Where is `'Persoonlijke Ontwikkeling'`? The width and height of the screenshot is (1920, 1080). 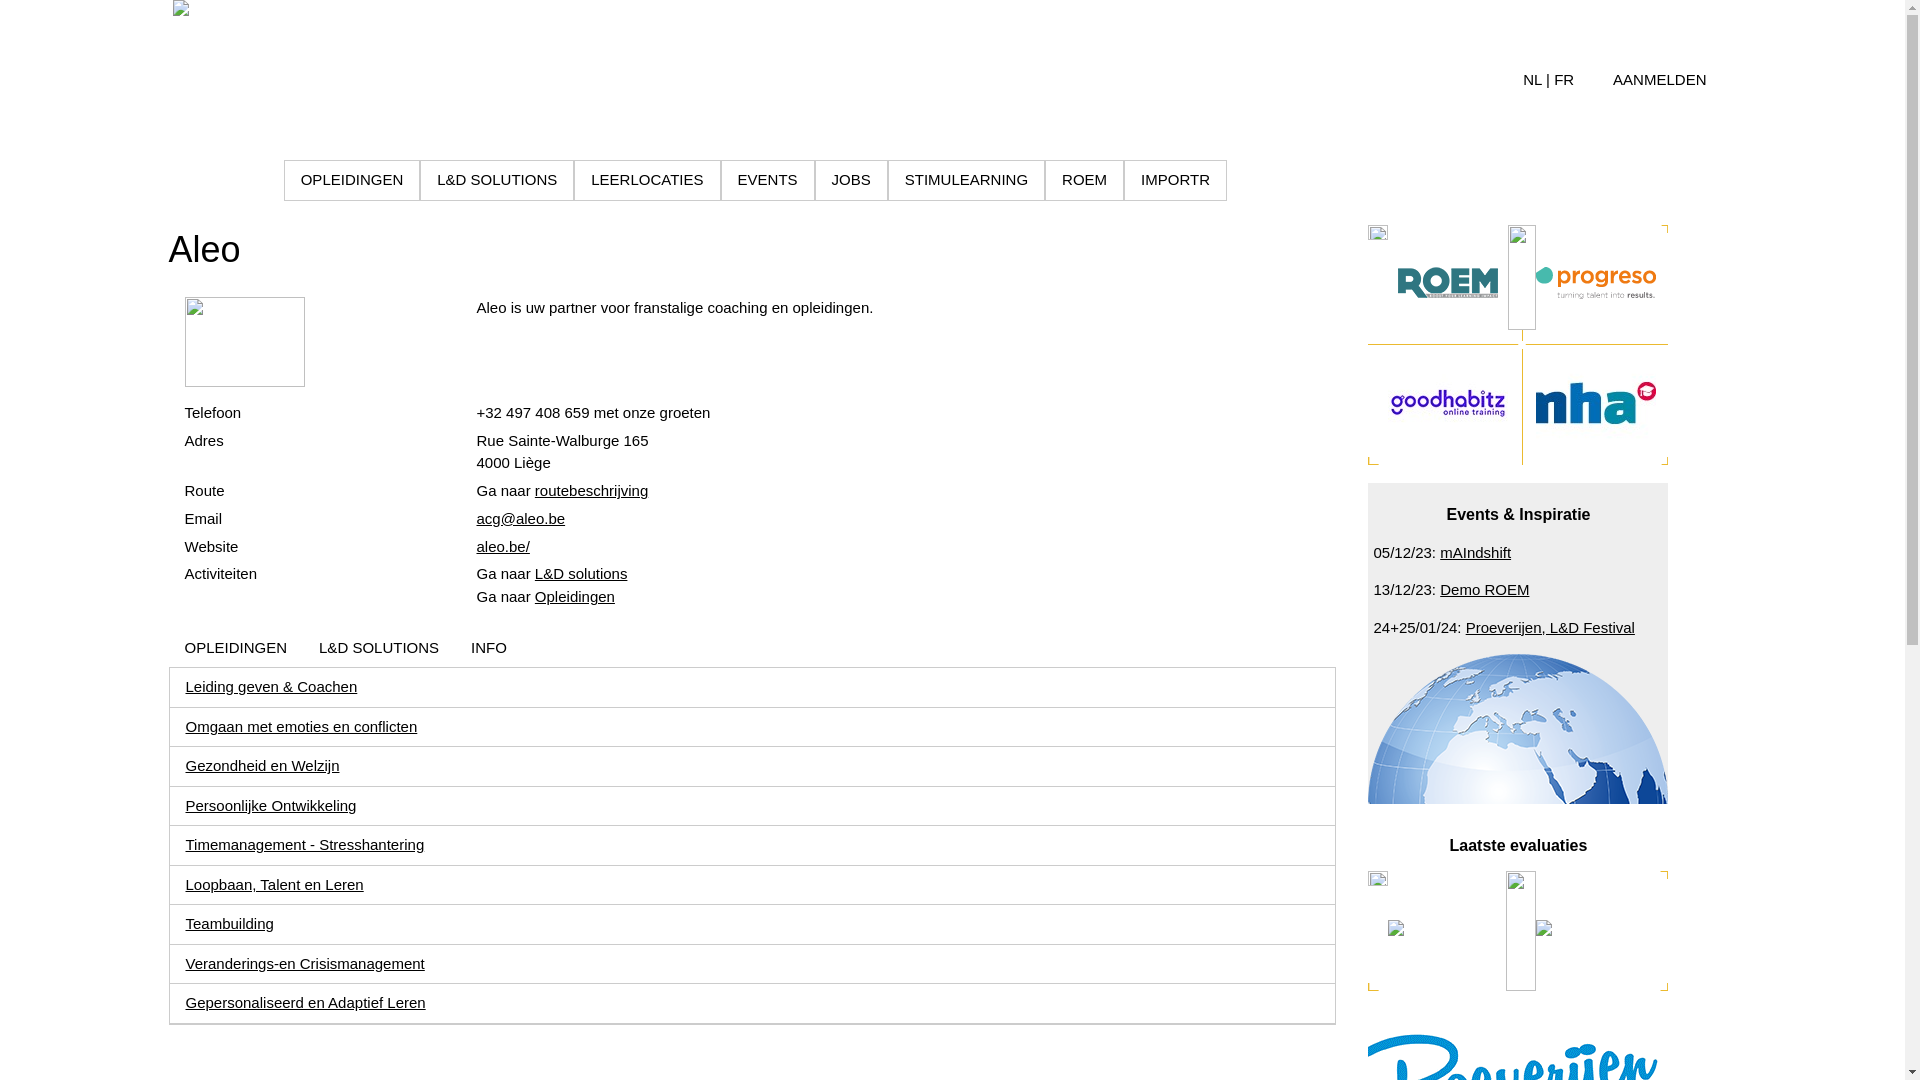 'Persoonlijke Ontwikkeling' is located at coordinates (270, 804).